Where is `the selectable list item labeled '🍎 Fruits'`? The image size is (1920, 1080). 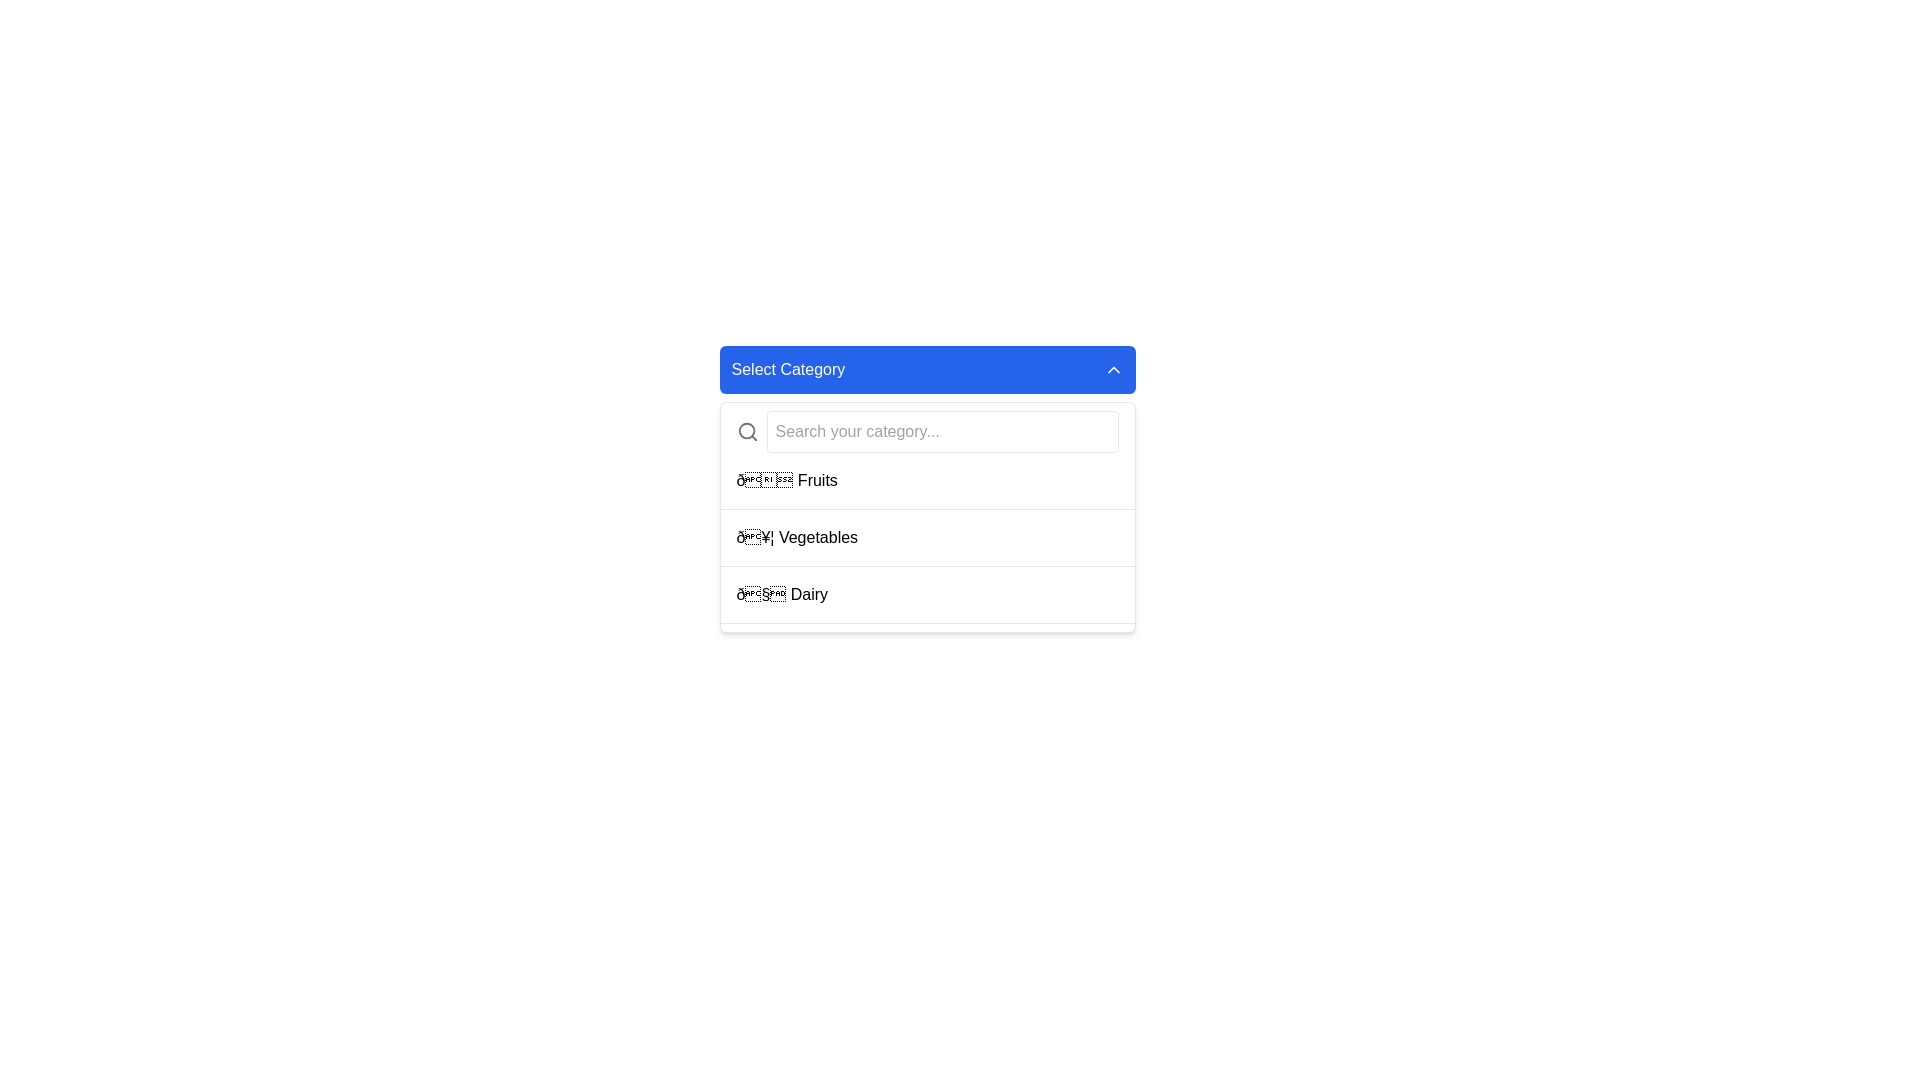
the selectable list item labeled '🍎 Fruits' is located at coordinates (786, 481).